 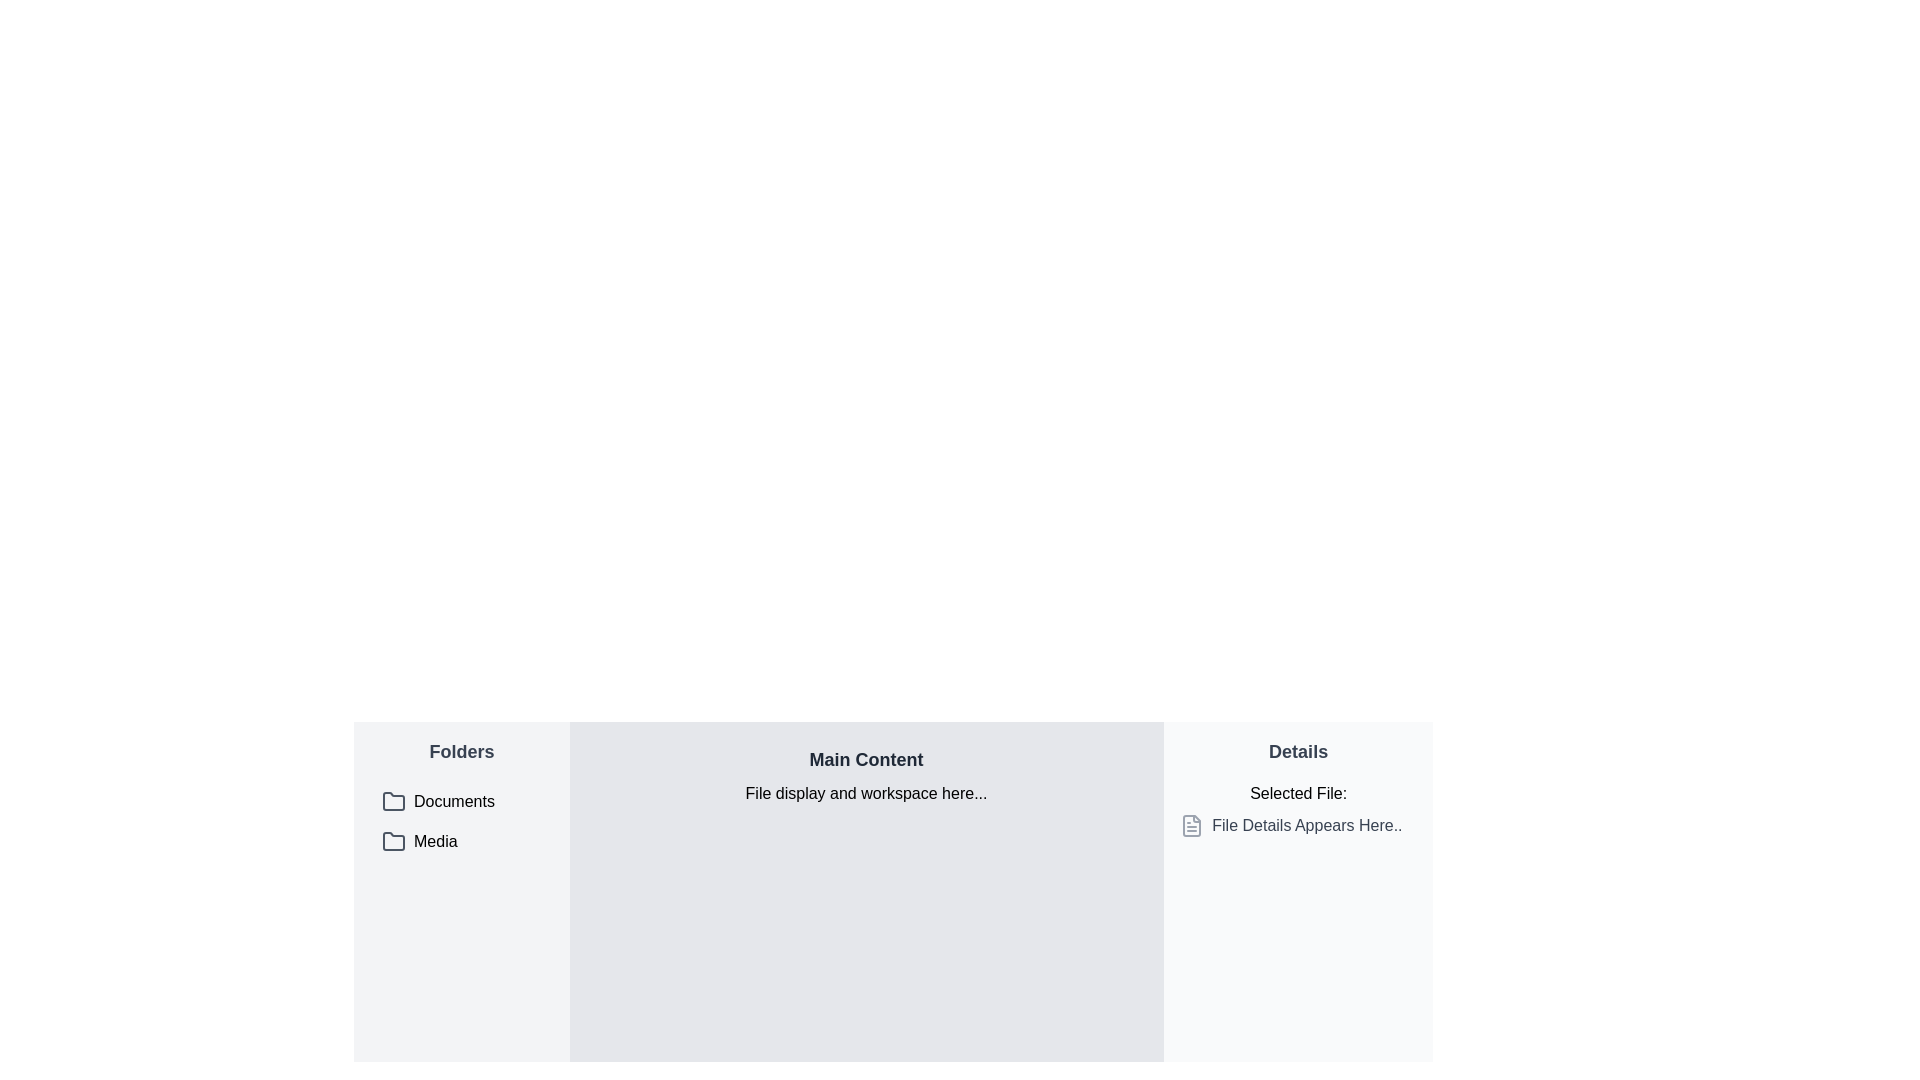 What do you see at coordinates (866, 793) in the screenshot?
I see `the Text Label that provides information about the primary display area, located centrally below the 'Main Content' heading` at bounding box center [866, 793].